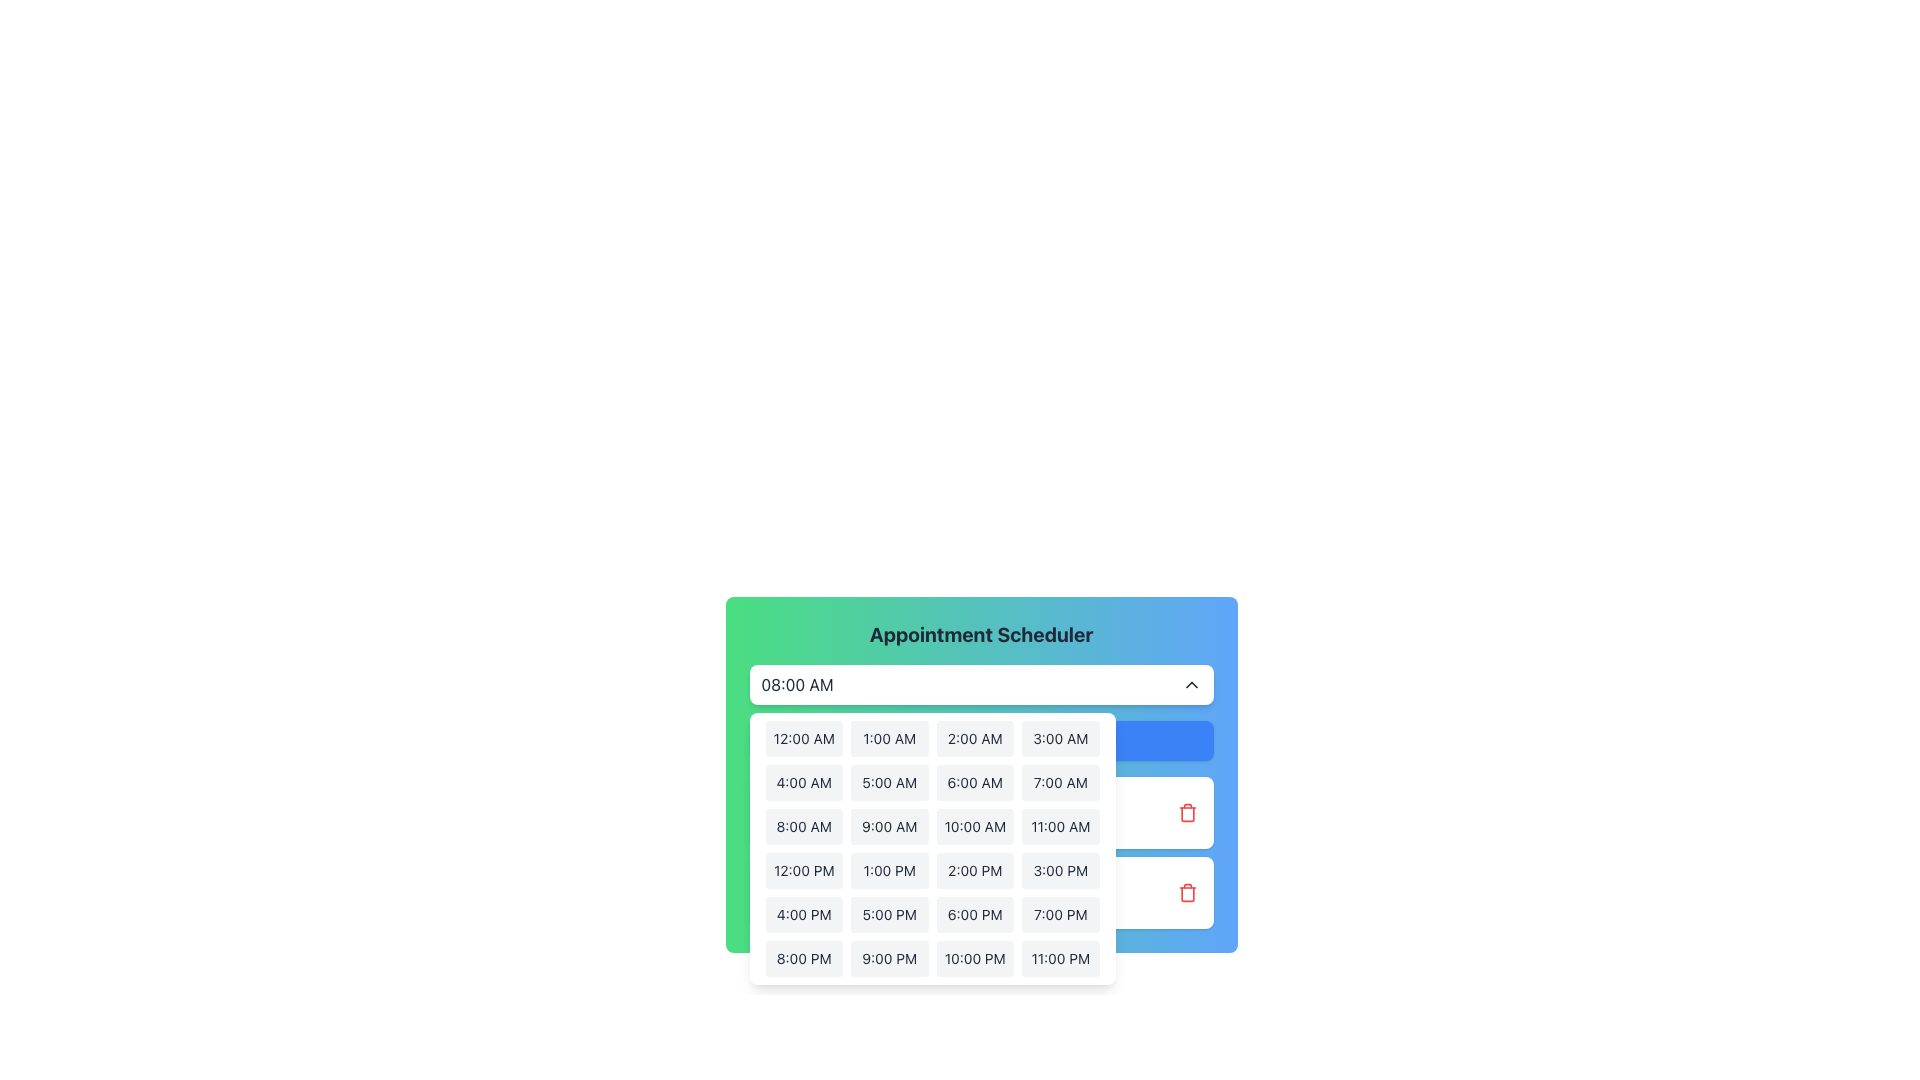 Image resolution: width=1920 pixels, height=1080 pixels. What do you see at coordinates (804, 826) in the screenshot?
I see `the rectangular button labeled '8:00 AM' with a light gray background and rounded corners, located in the third row, first column of the 'Appointment Scheduler' dropdown menu` at bounding box center [804, 826].